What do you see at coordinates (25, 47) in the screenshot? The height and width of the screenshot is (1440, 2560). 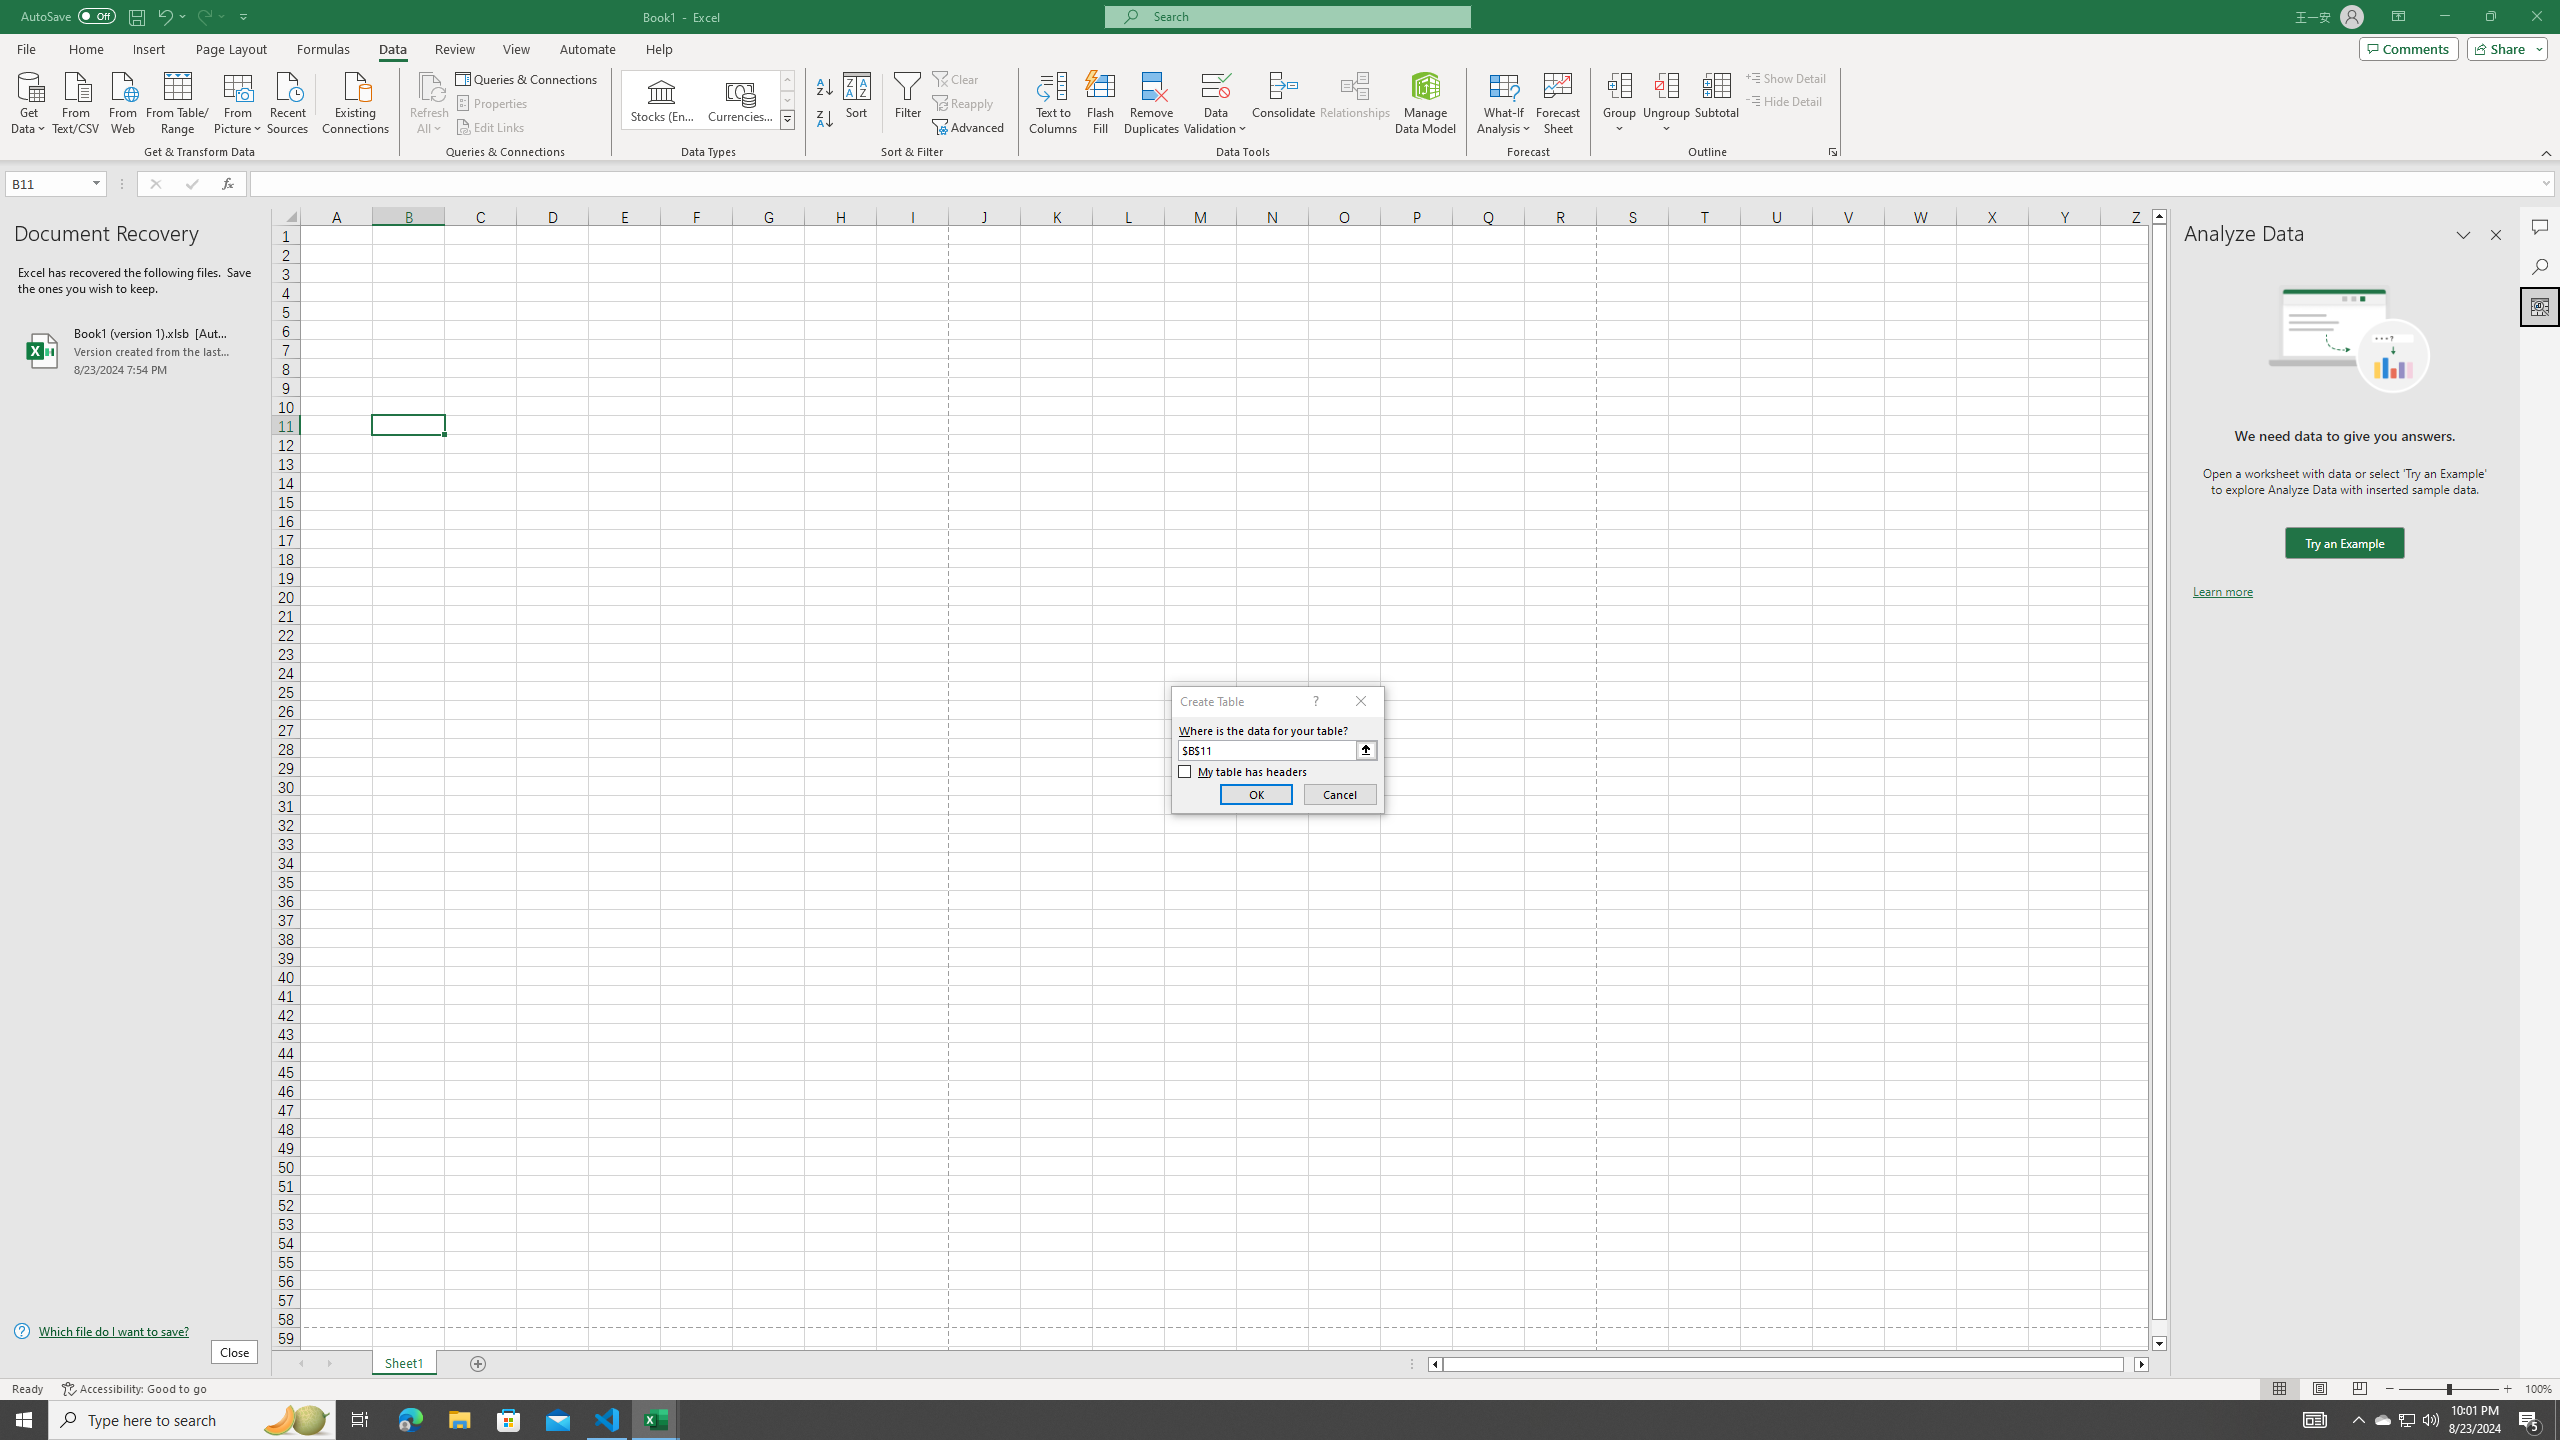 I see `'File Tab'` at bounding box center [25, 47].